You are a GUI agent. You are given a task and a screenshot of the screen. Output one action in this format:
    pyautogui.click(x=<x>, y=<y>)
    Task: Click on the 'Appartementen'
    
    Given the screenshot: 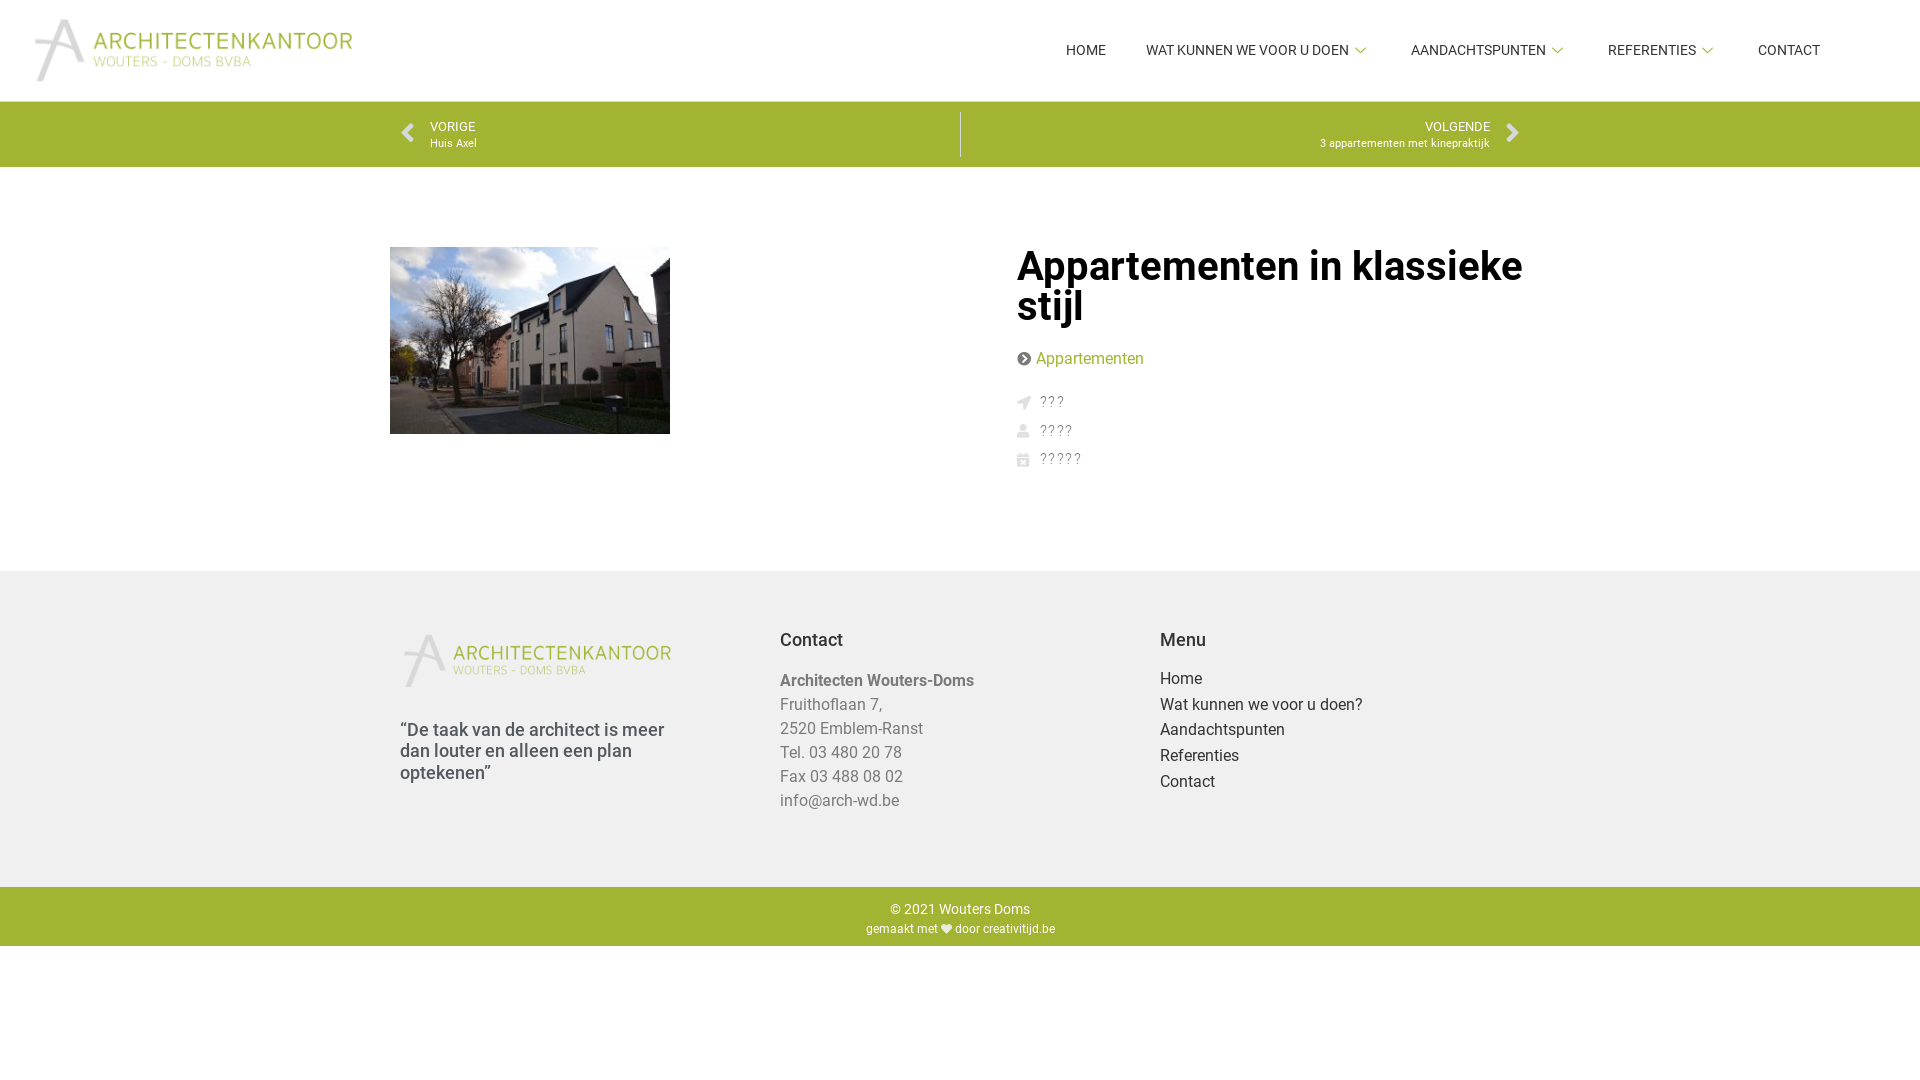 What is the action you would take?
    pyautogui.click(x=1088, y=357)
    